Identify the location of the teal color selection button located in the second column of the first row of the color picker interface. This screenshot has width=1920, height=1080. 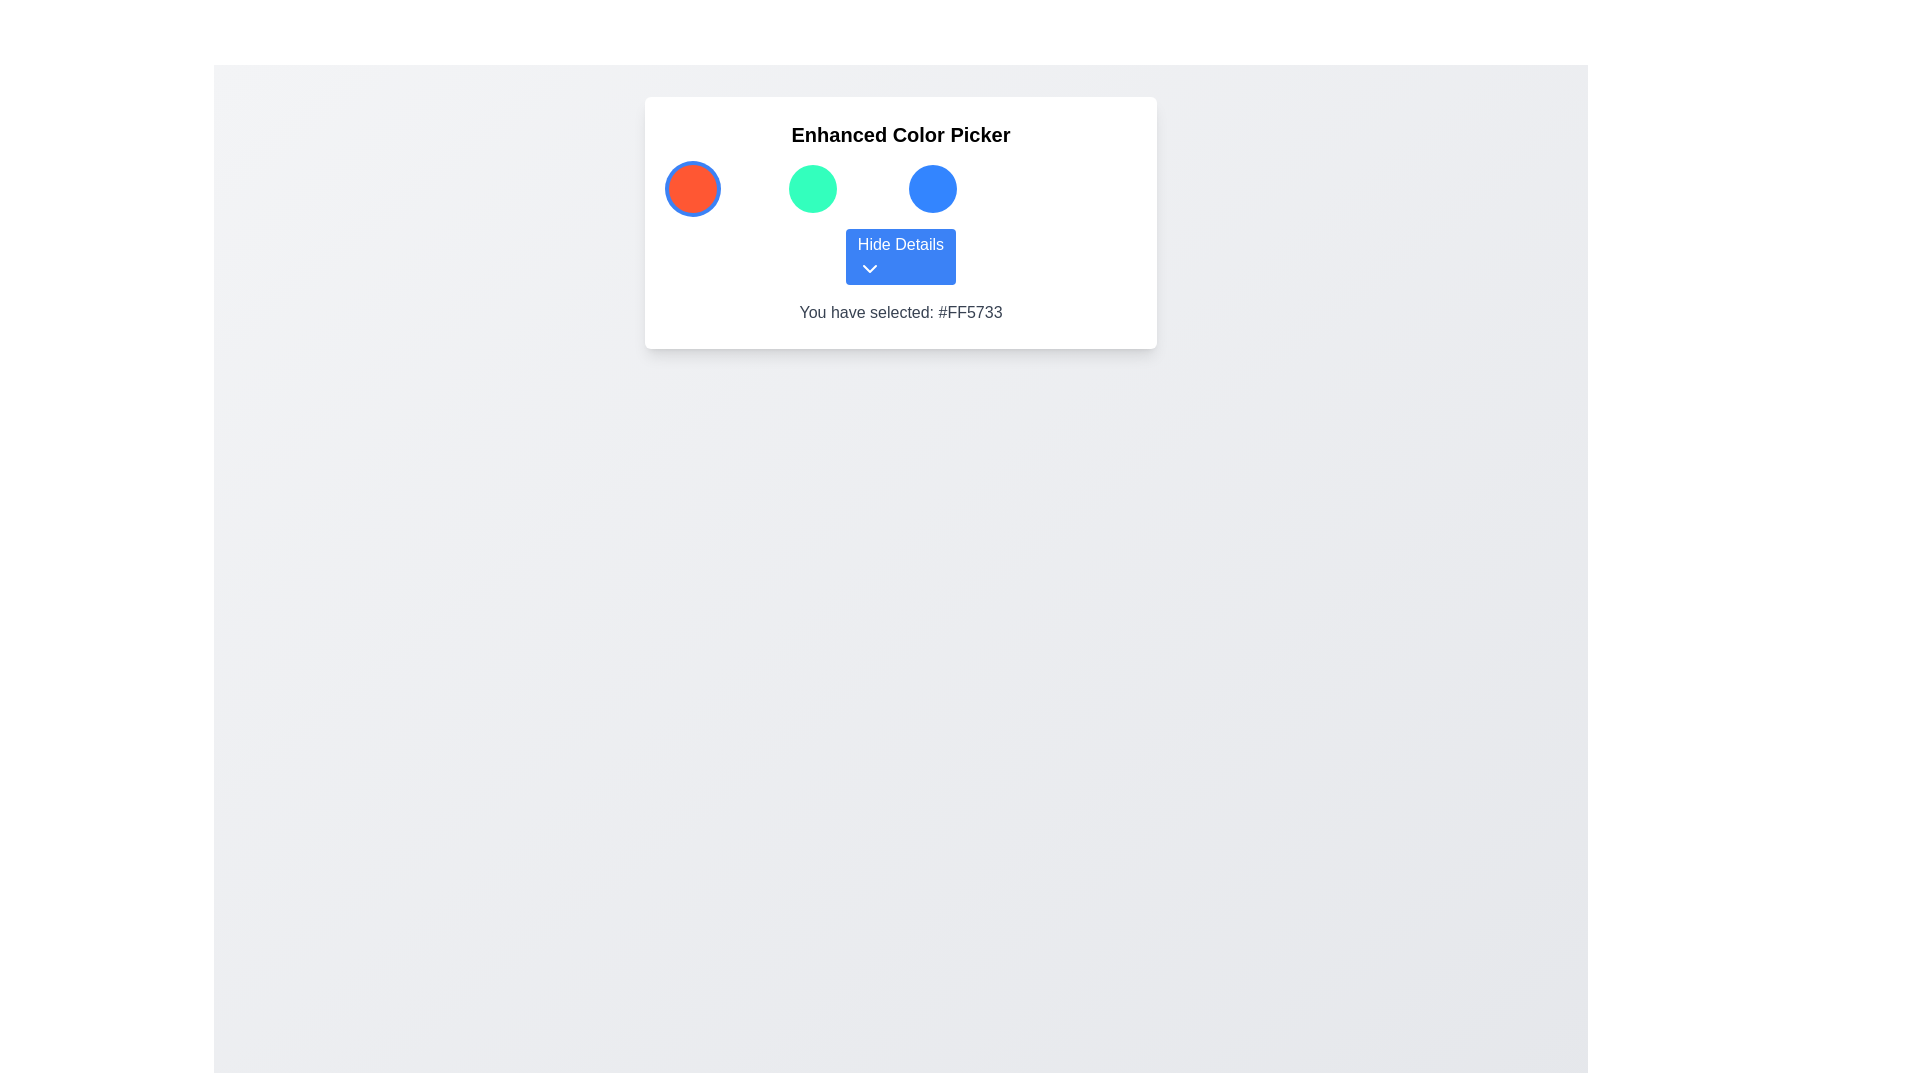
(812, 189).